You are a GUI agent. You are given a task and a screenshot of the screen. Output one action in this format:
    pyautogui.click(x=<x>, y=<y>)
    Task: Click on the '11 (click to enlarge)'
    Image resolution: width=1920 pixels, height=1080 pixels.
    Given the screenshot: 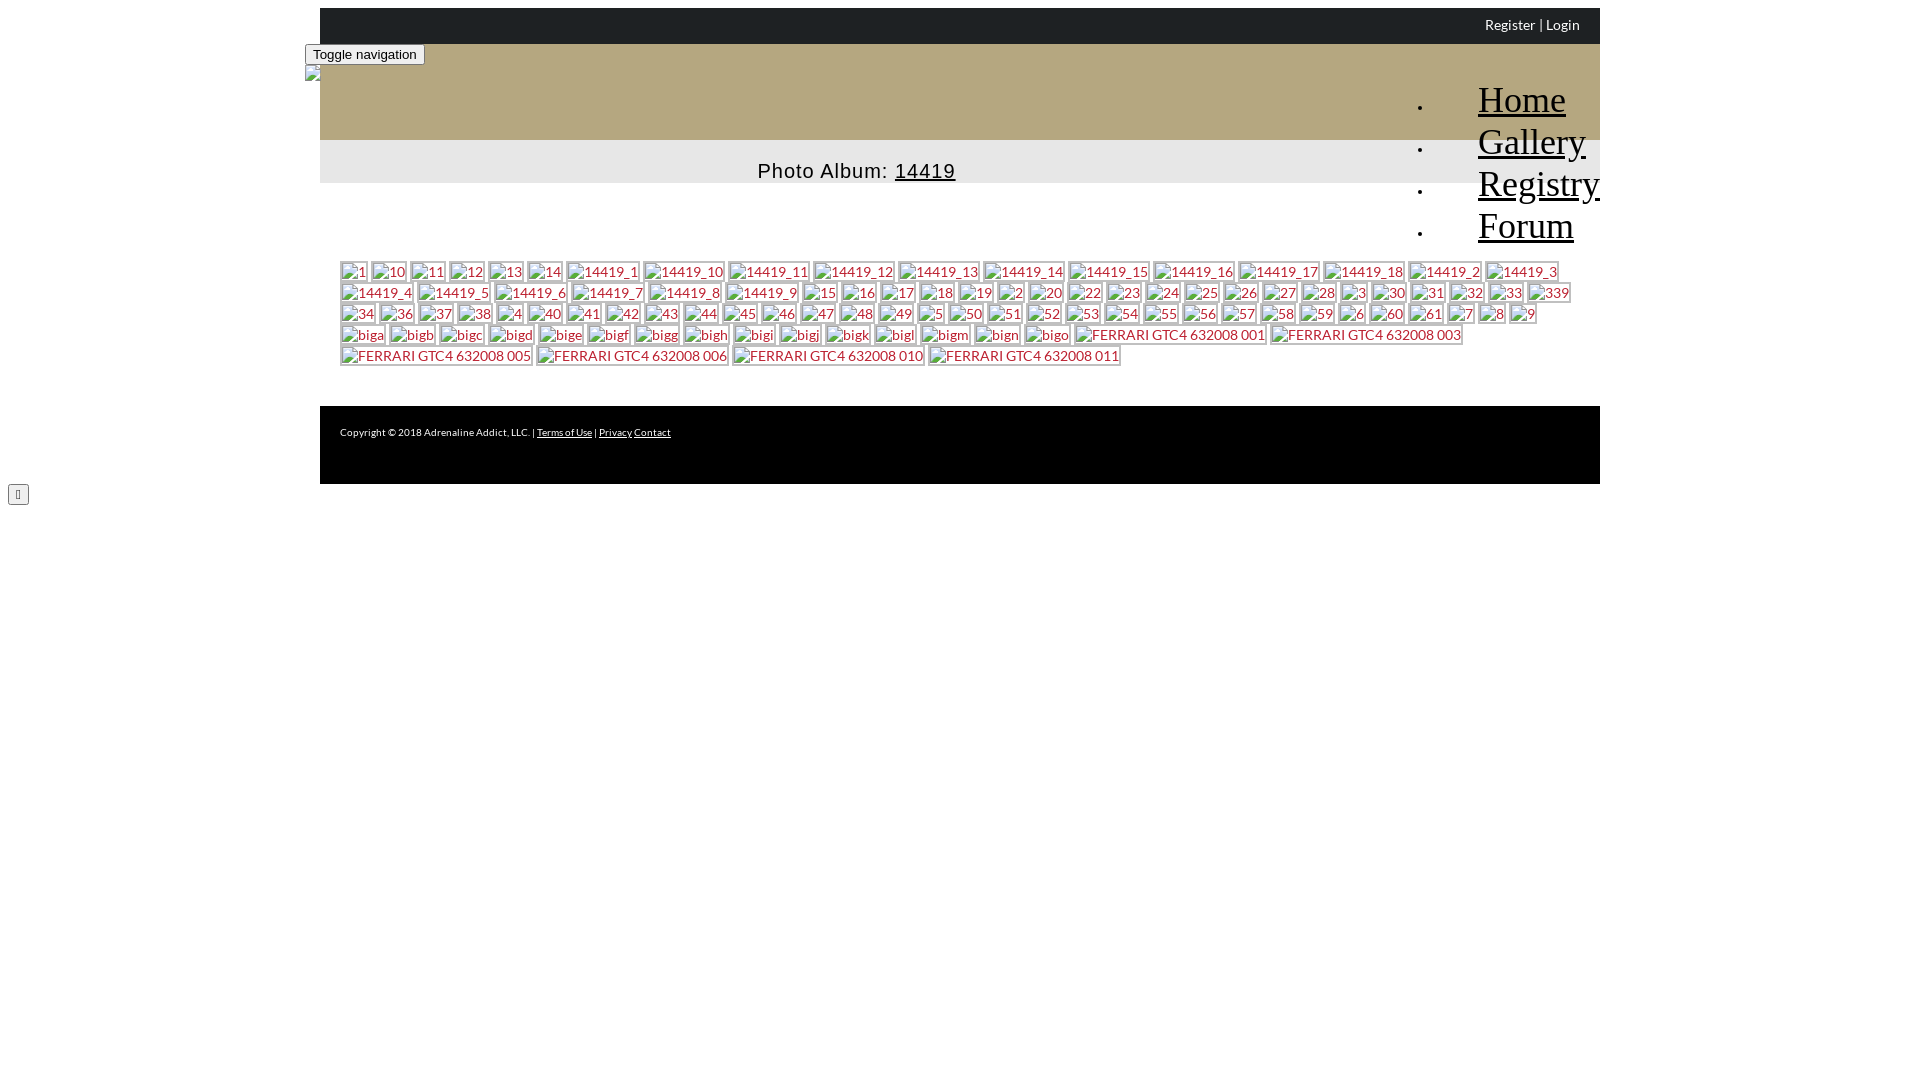 What is the action you would take?
    pyautogui.click(x=426, y=271)
    